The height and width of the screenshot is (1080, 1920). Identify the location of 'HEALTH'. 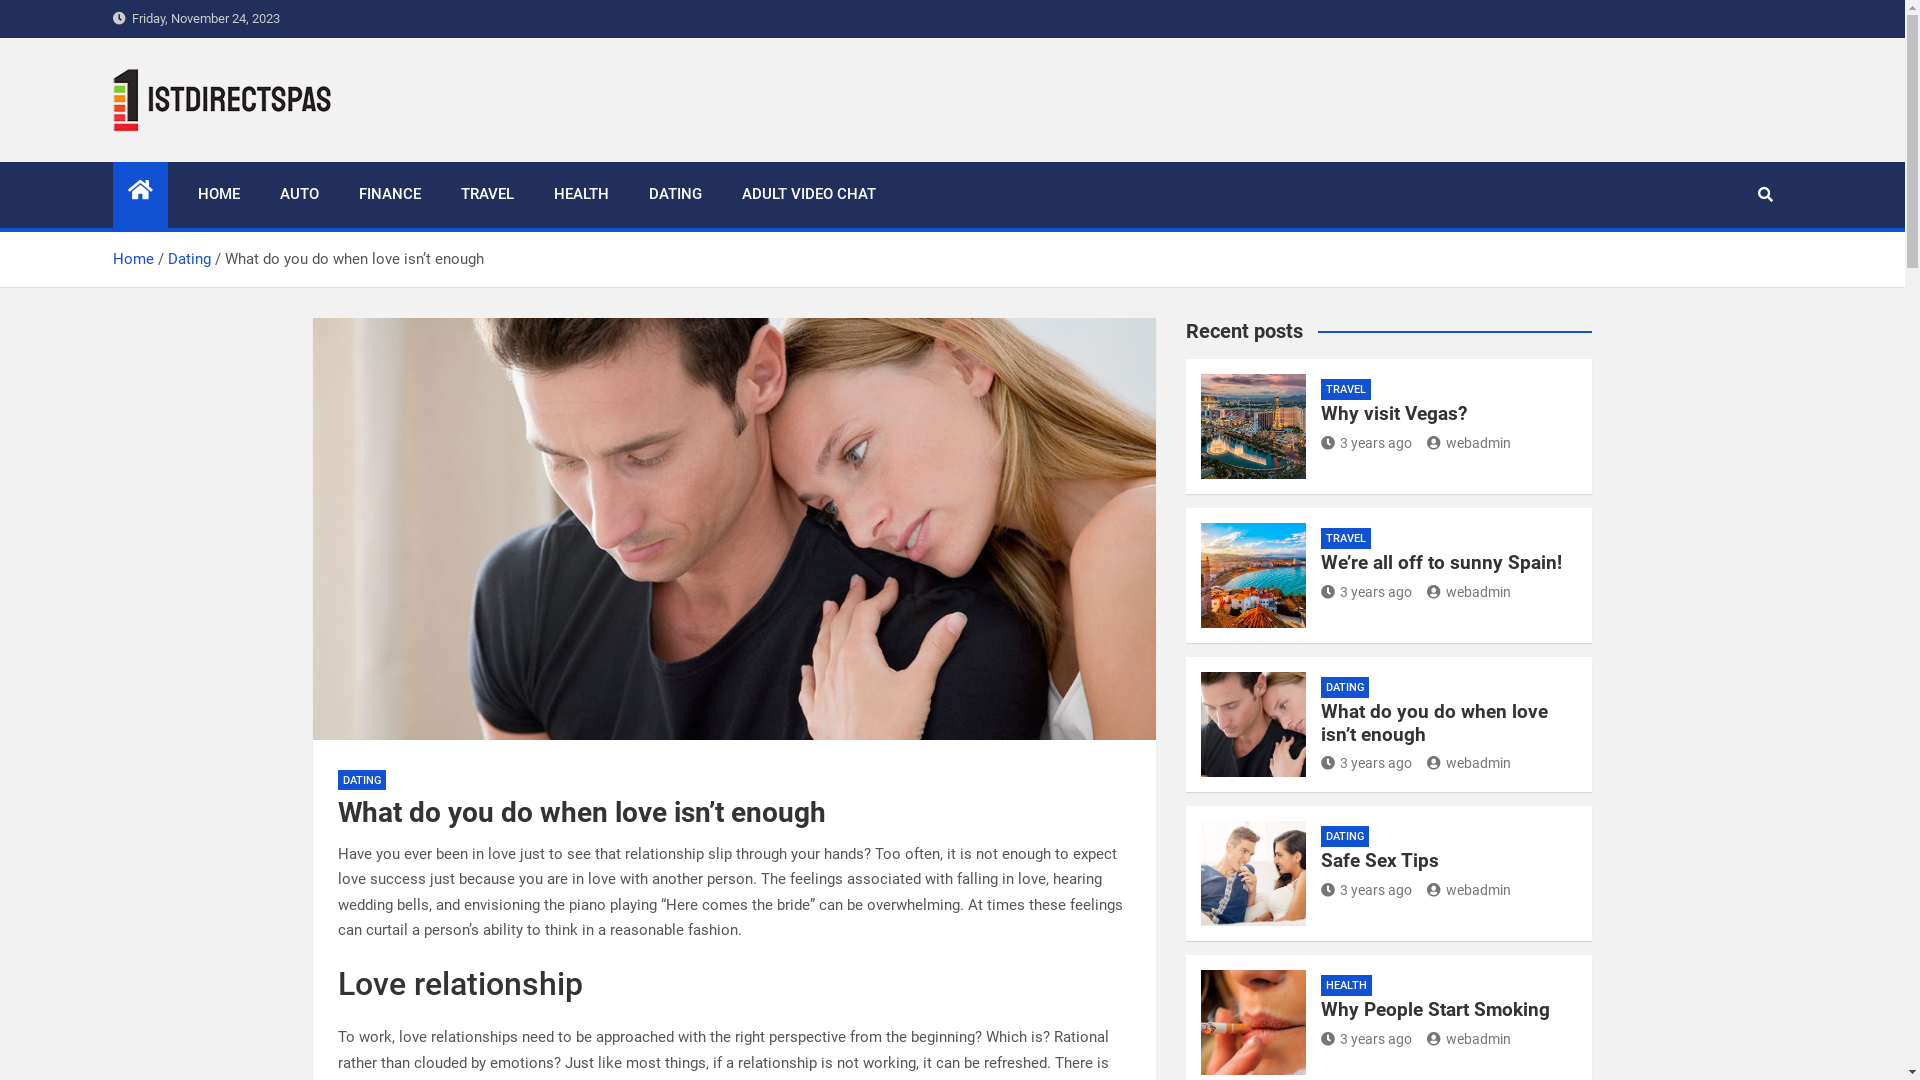
(580, 195).